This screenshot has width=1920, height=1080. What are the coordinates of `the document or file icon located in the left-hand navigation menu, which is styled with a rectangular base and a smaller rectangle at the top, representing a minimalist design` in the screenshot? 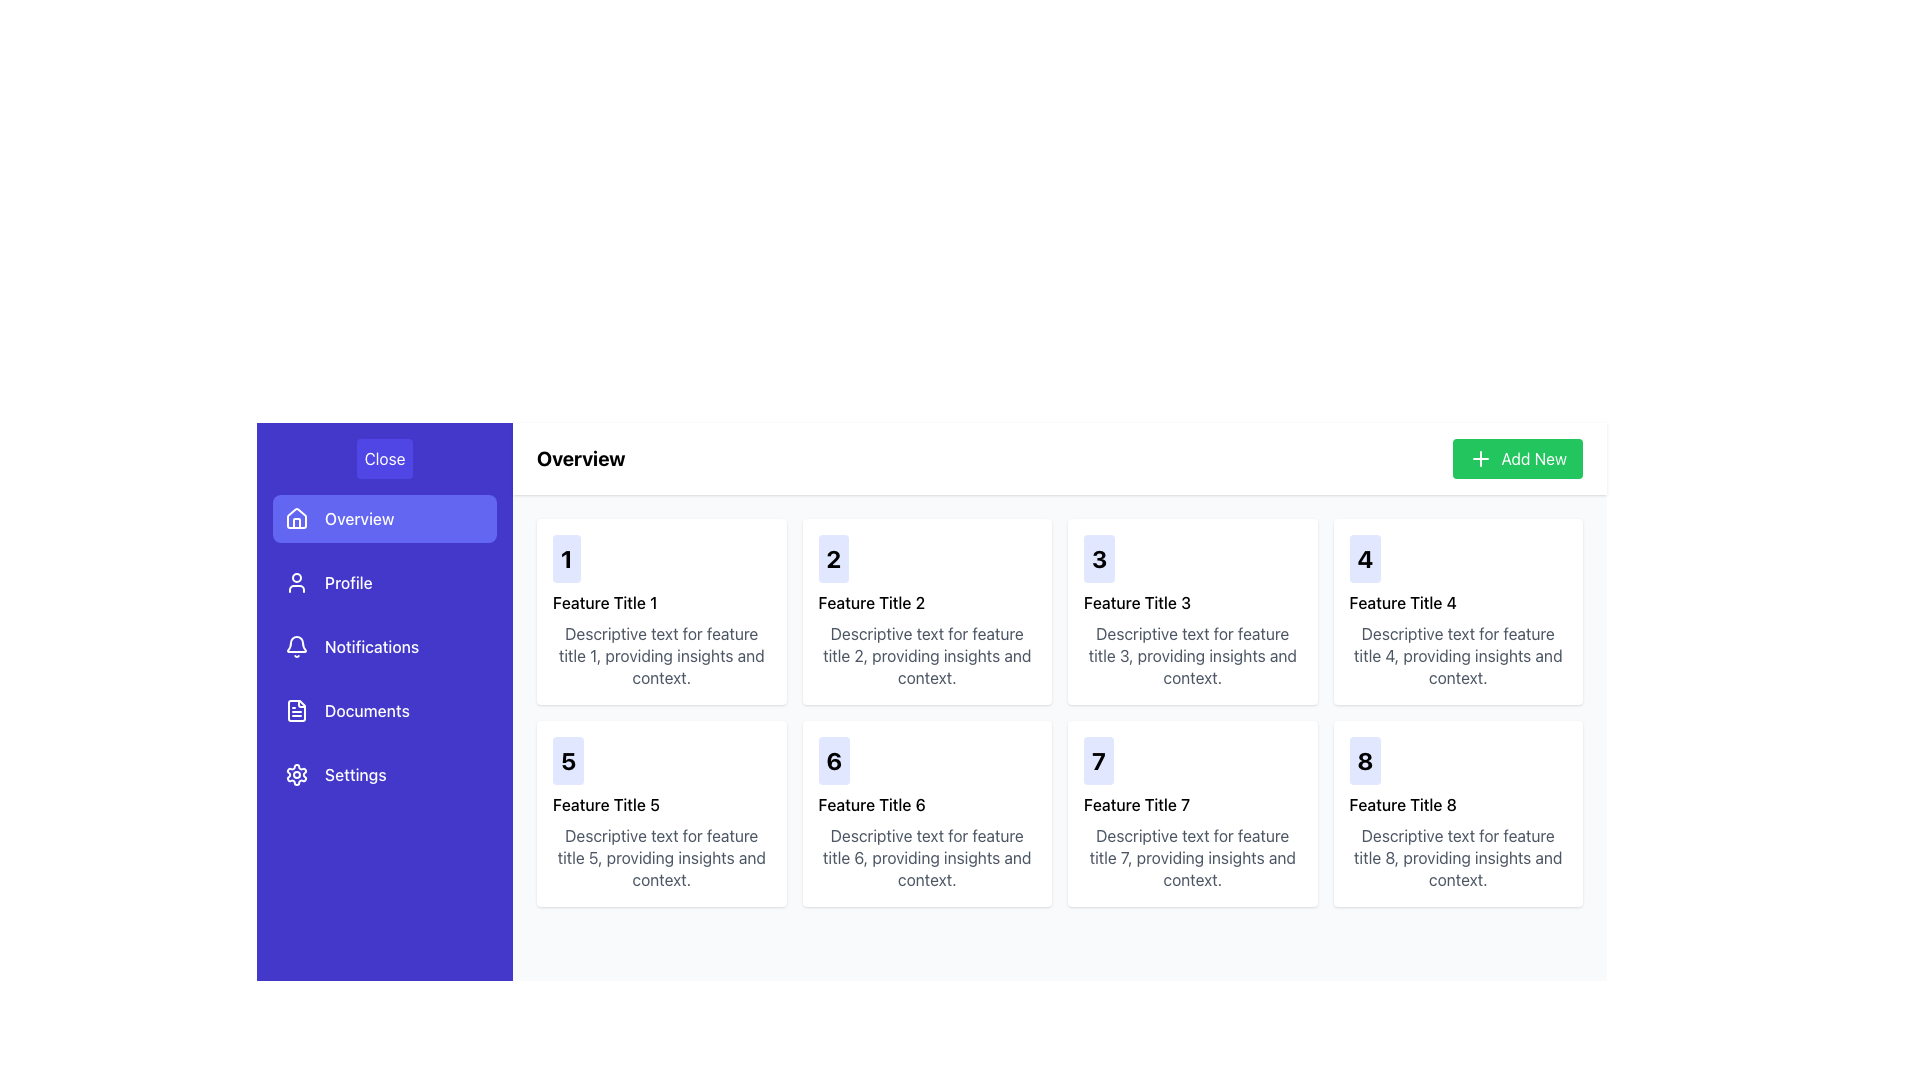 It's located at (296, 709).